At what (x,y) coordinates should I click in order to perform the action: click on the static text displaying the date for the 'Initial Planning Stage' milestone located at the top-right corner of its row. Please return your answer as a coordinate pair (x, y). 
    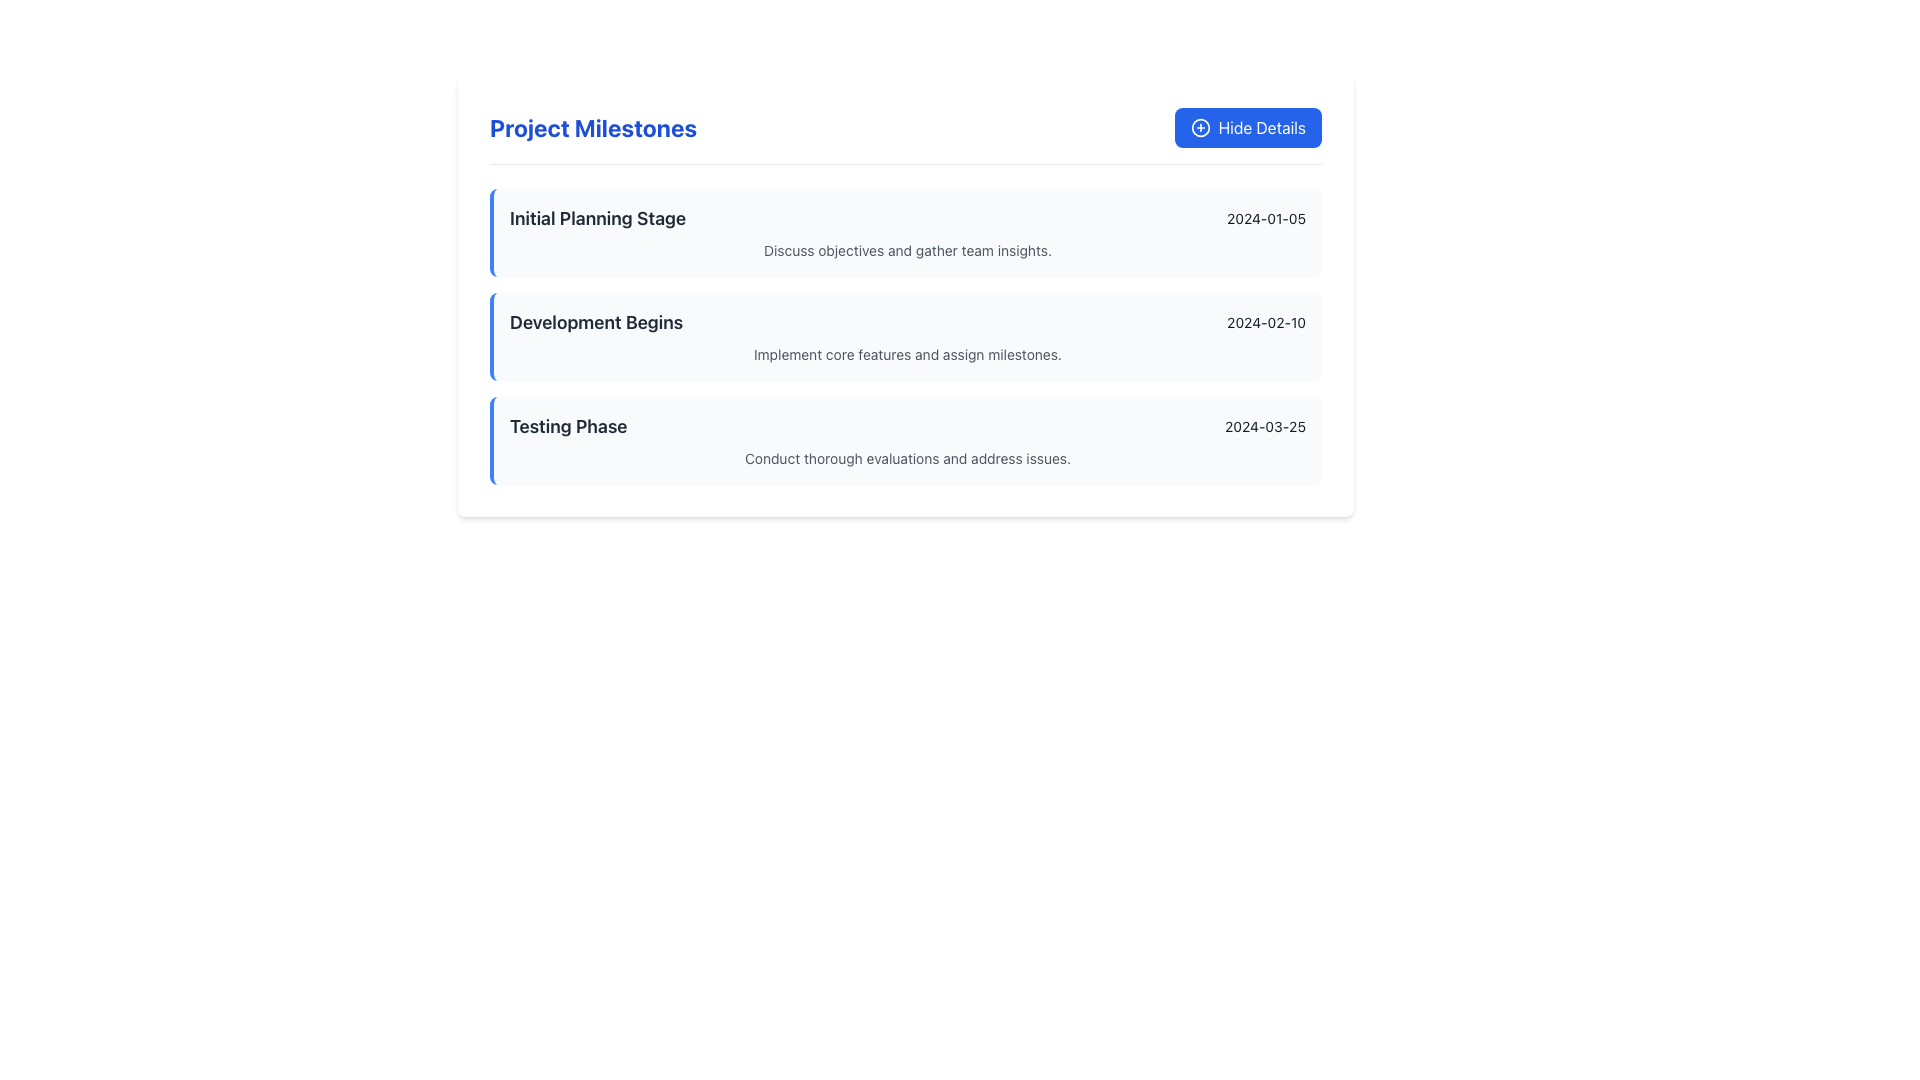
    Looking at the image, I should click on (1265, 219).